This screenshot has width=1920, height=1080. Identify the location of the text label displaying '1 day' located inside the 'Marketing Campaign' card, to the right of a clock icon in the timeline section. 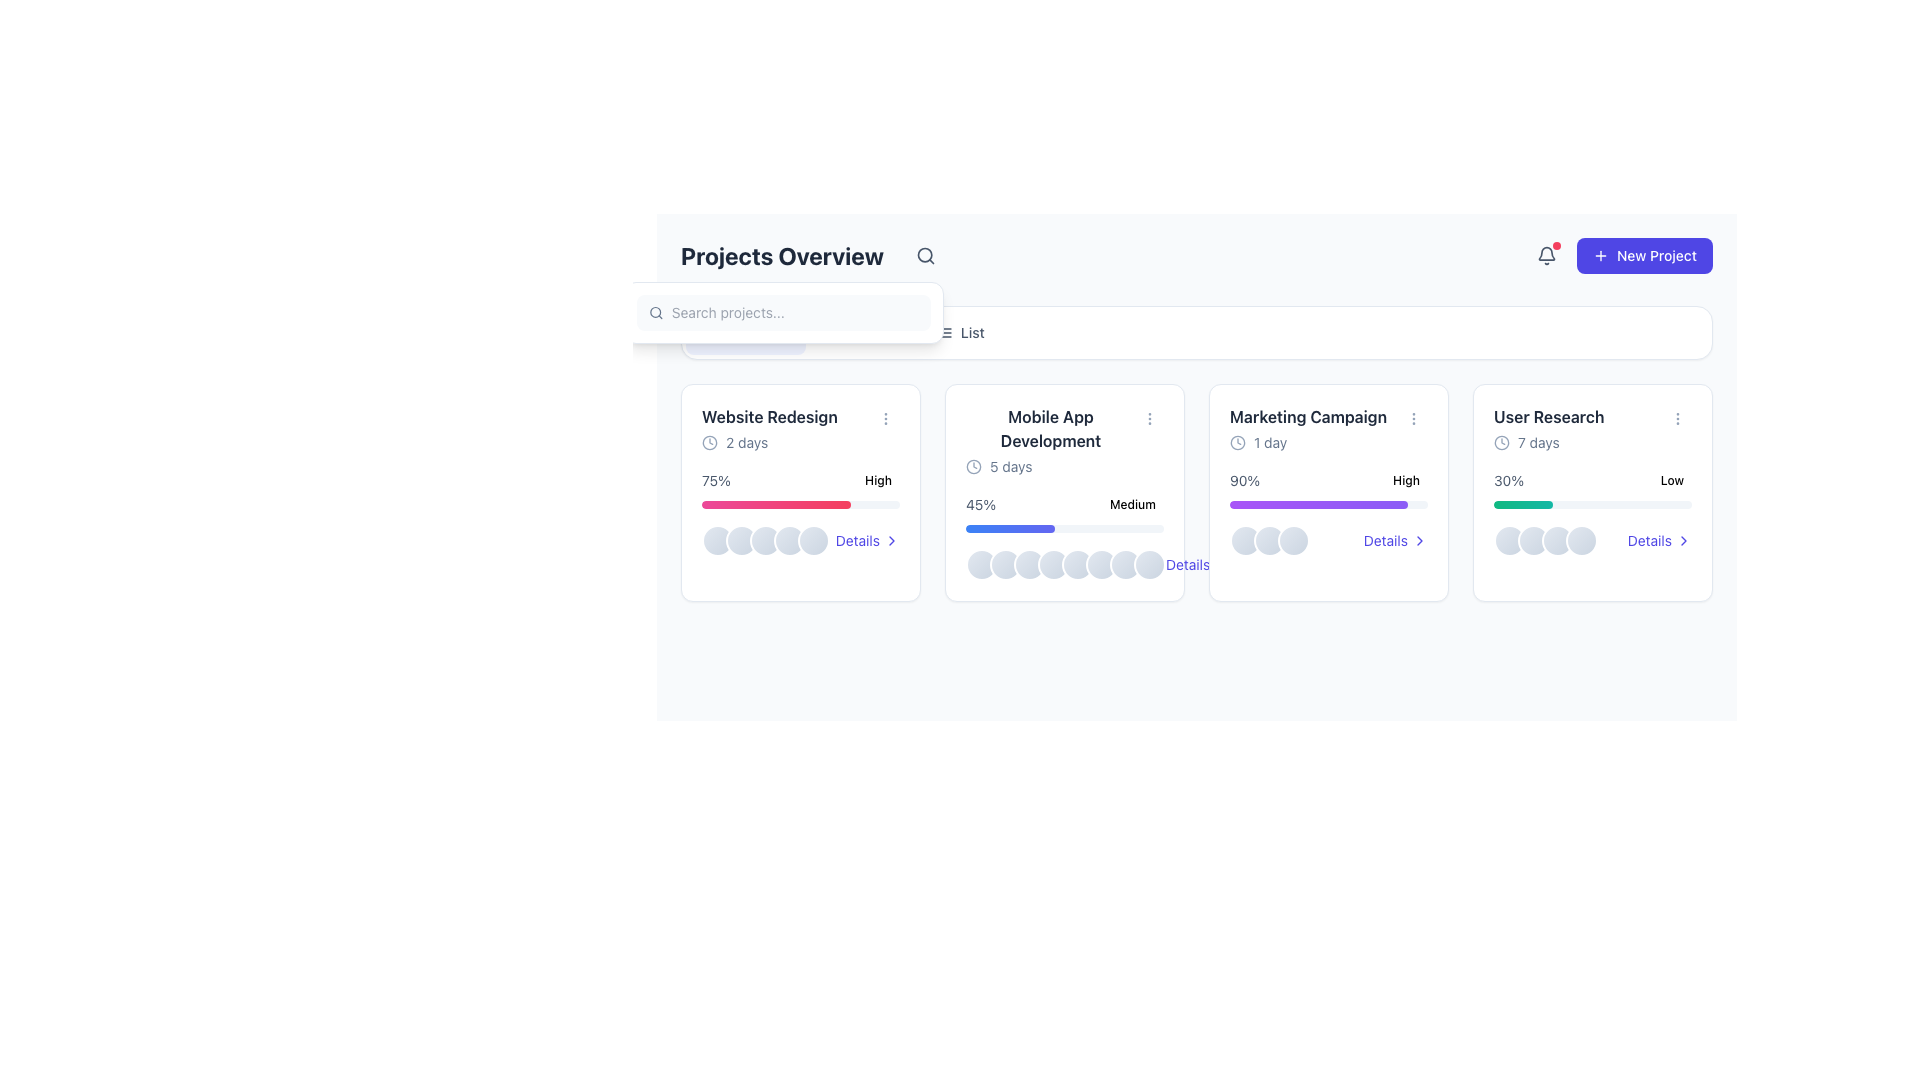
(1269, 442).